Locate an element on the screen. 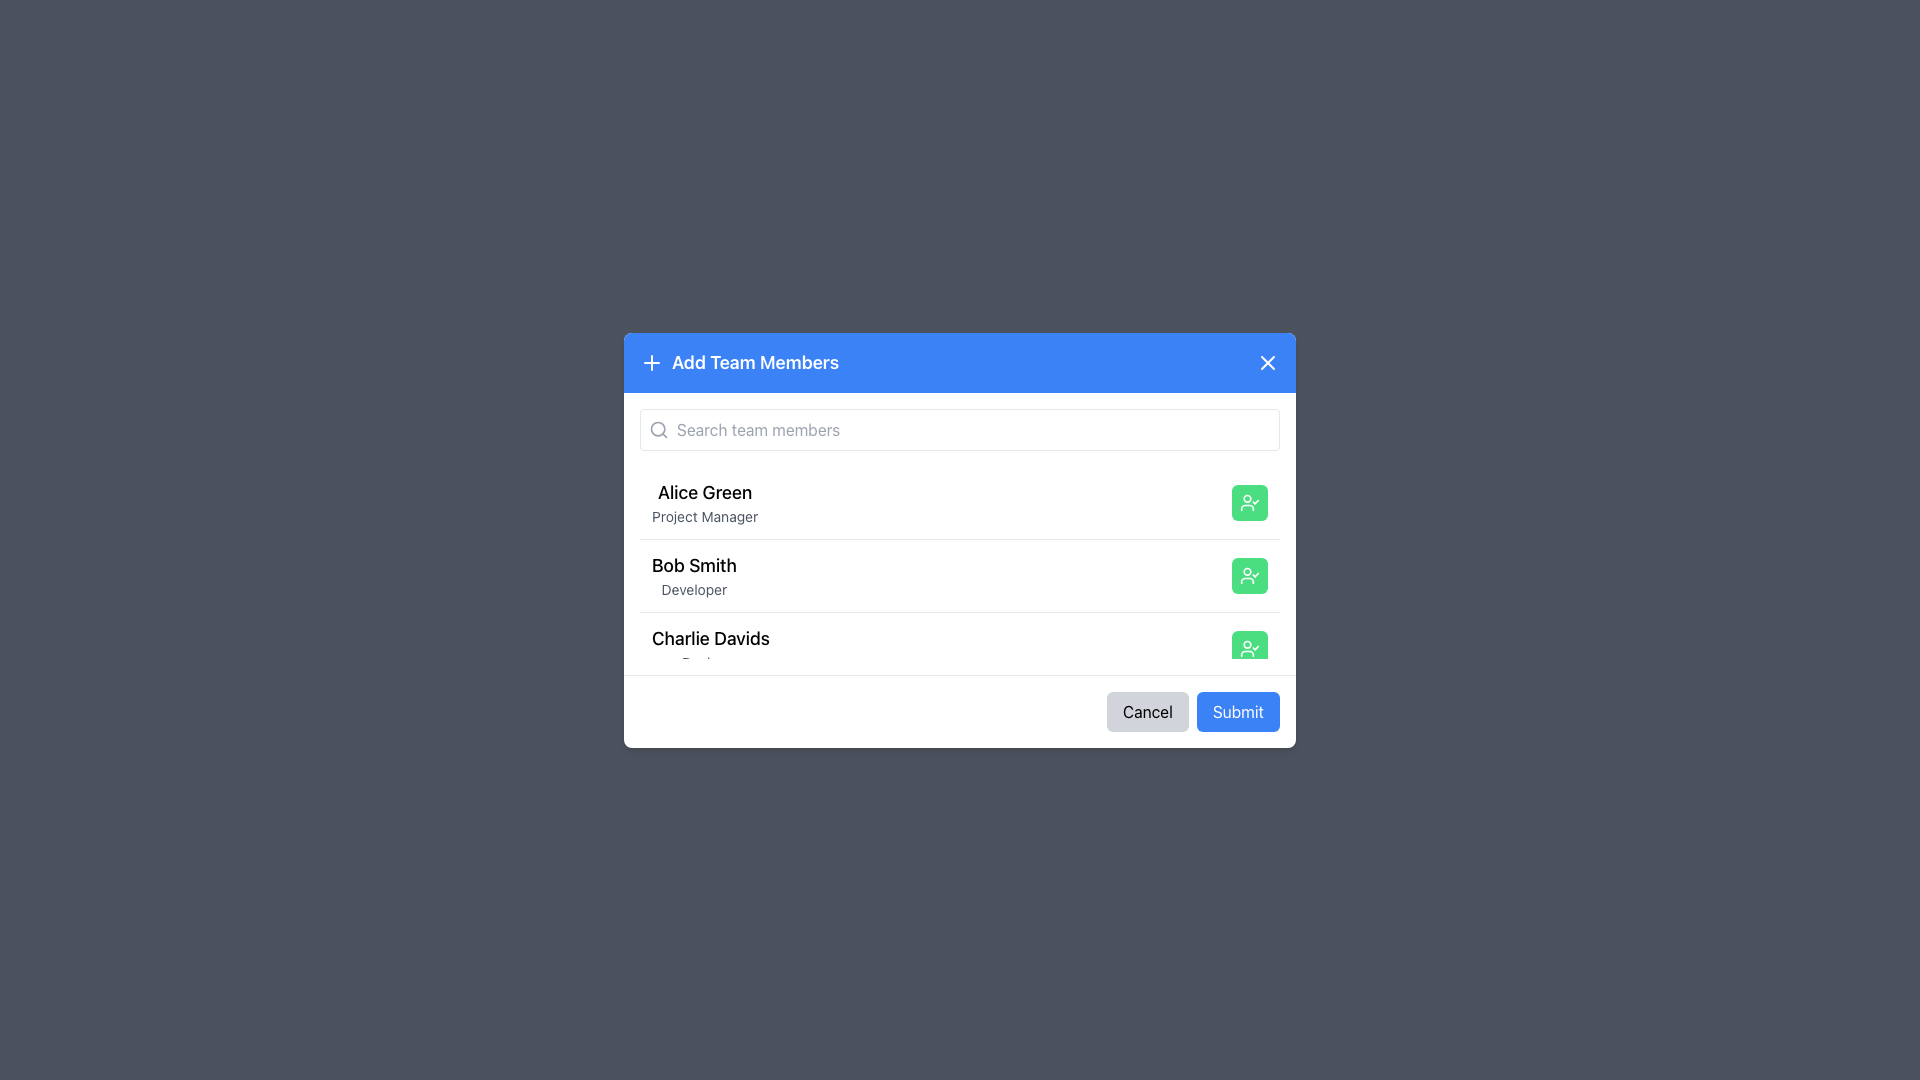 The width and height of the screenshot is (1920, 1080). the user-check icon, which is a white graphic figure of a person with a check mark on a green circular background, located next to 'Alice Green' in the dialog box is located at coordinates (1248, 501).